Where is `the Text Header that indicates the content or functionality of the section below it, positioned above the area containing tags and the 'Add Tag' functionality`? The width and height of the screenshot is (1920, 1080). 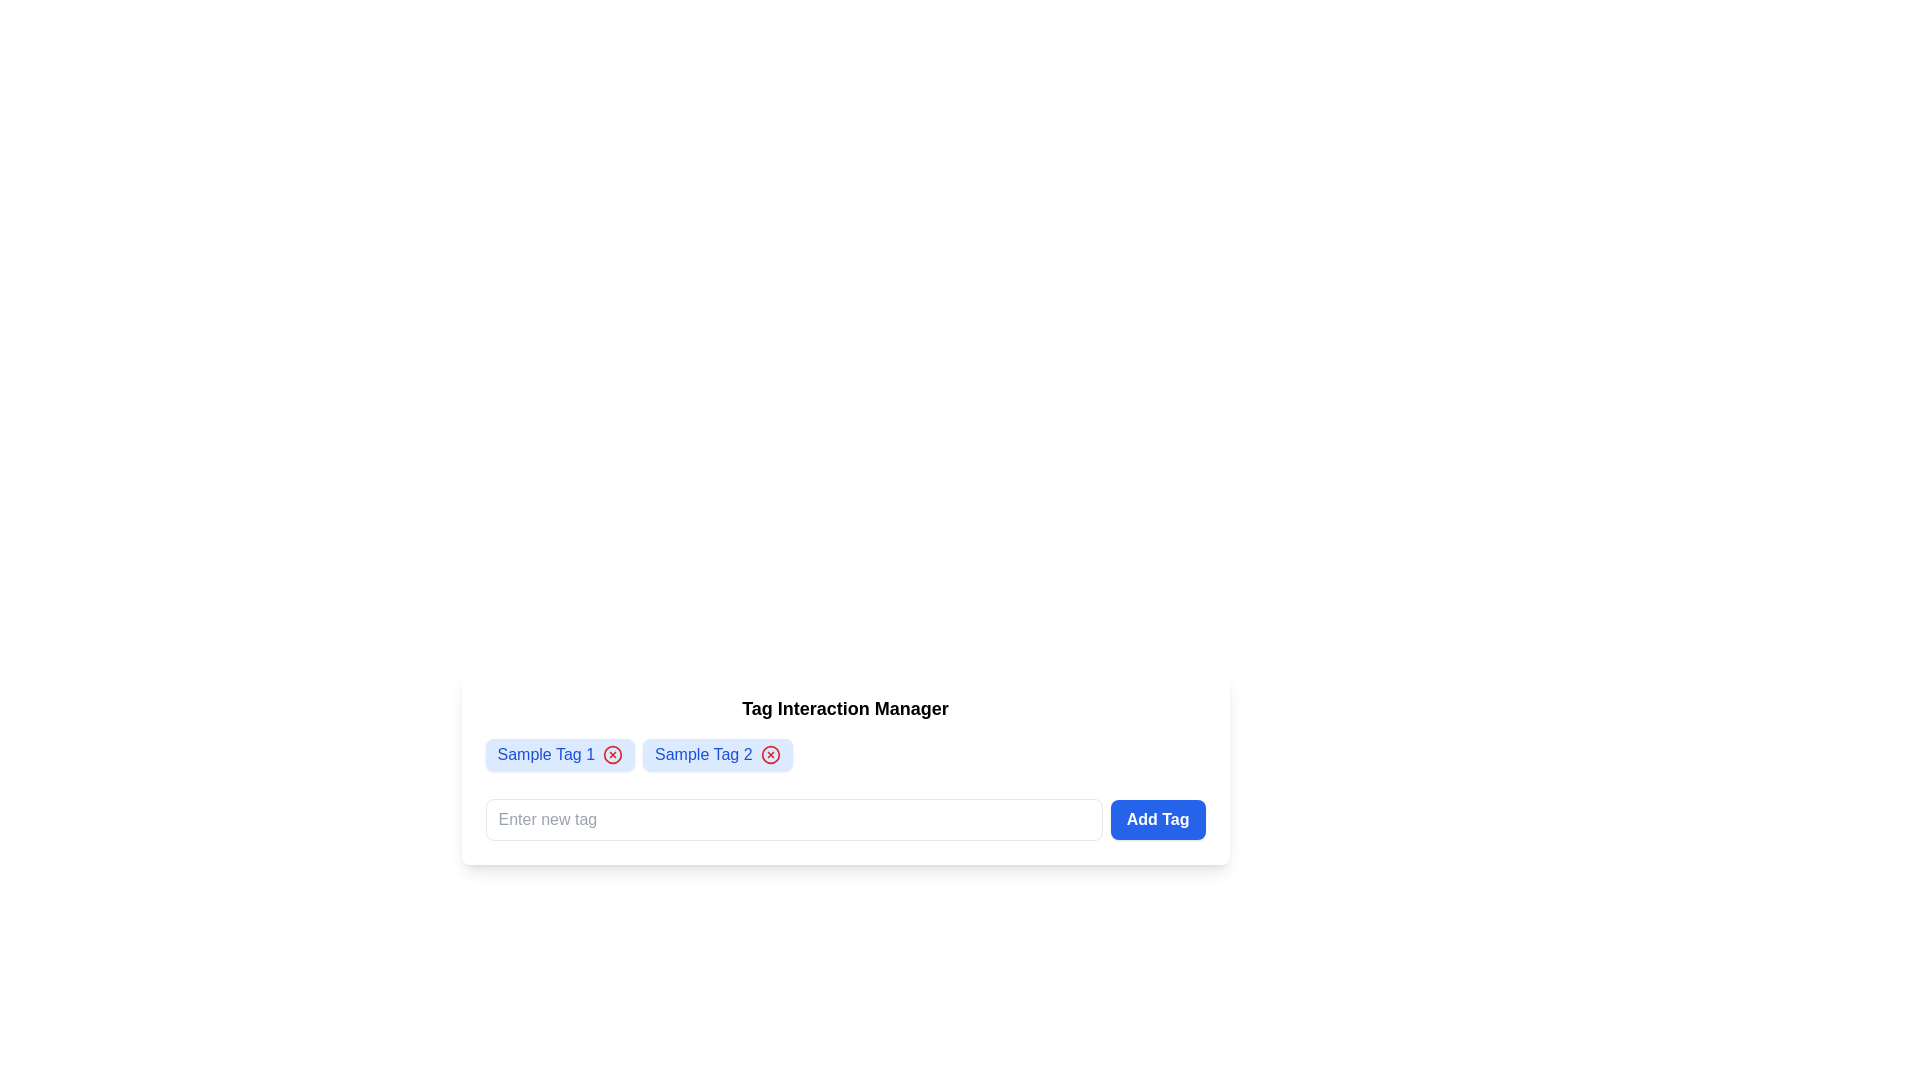
the Text Header that indicates the content or functionality of the section below it, positioned above the area containing tags and the 'Add Tag' functionality is located at coordinates (845, 708).